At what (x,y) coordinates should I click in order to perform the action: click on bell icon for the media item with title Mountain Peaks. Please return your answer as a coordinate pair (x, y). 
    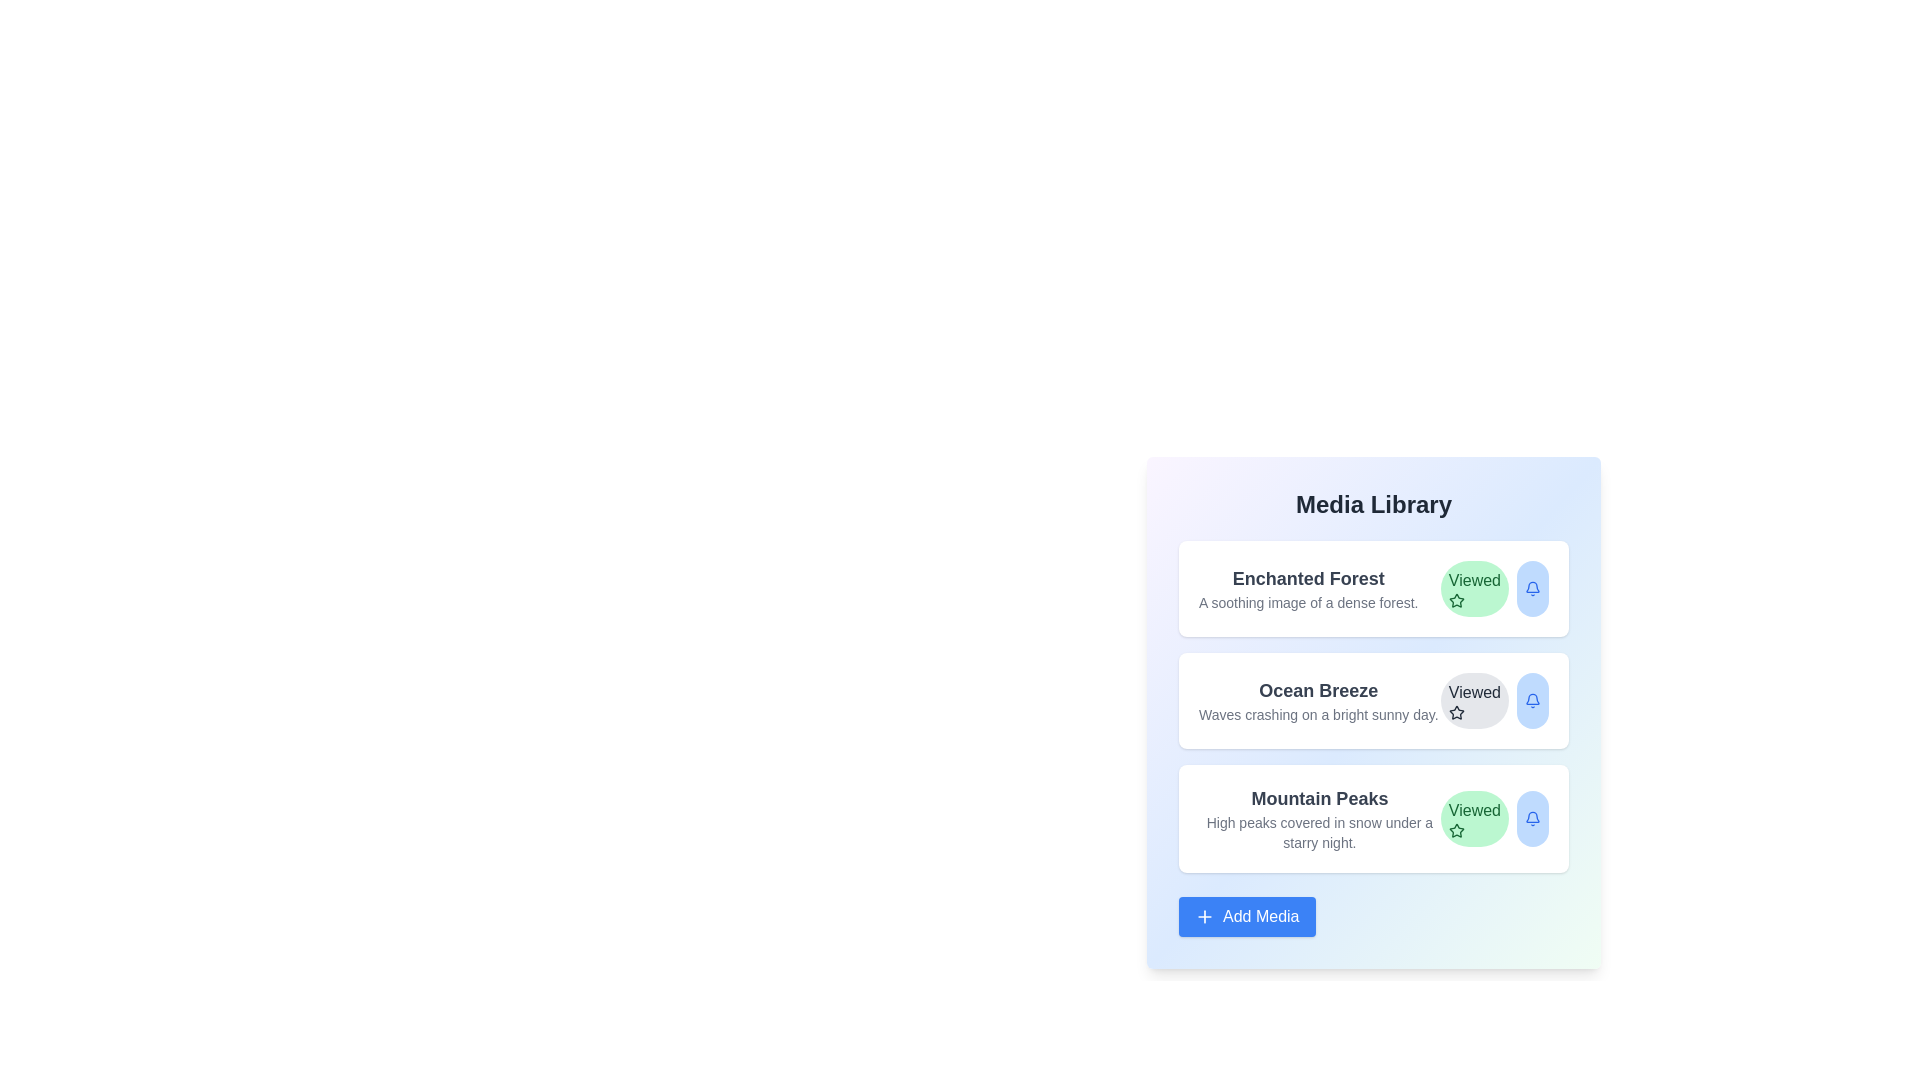
    Looking at the image, I should click on (1531, 818).